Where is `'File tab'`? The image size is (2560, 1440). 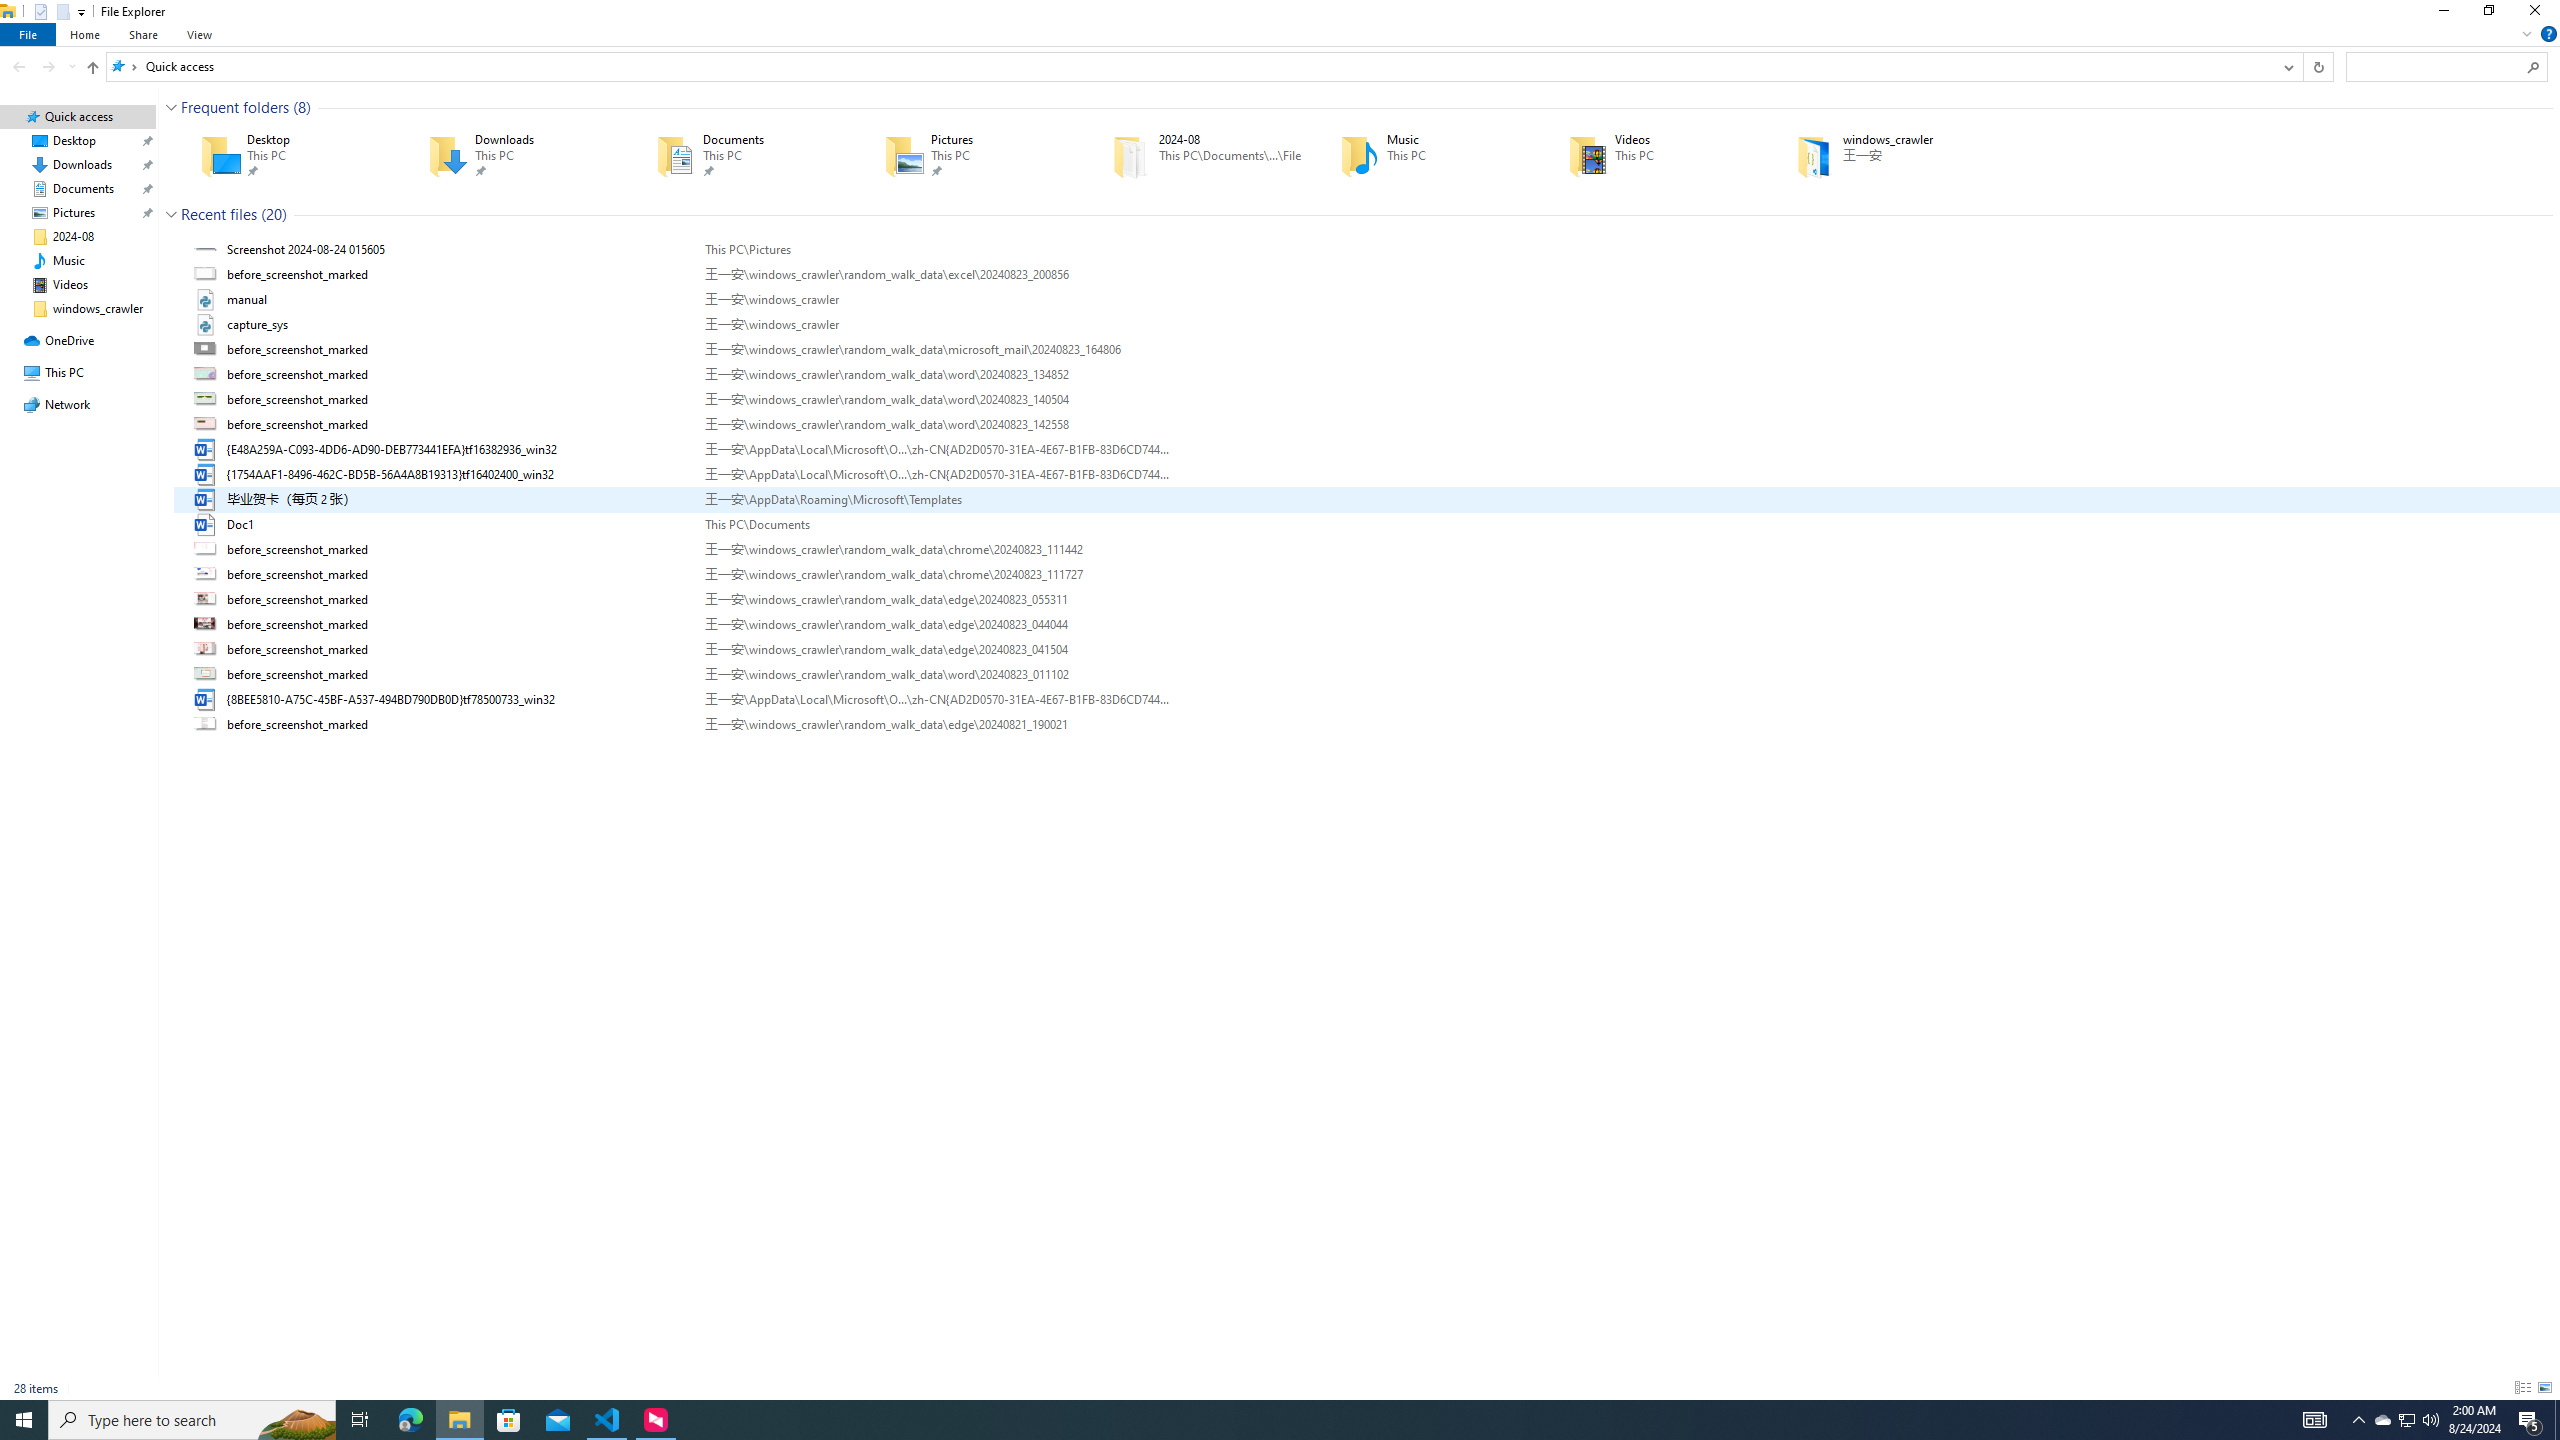
'File tab' is located at coordinates (28, 34).